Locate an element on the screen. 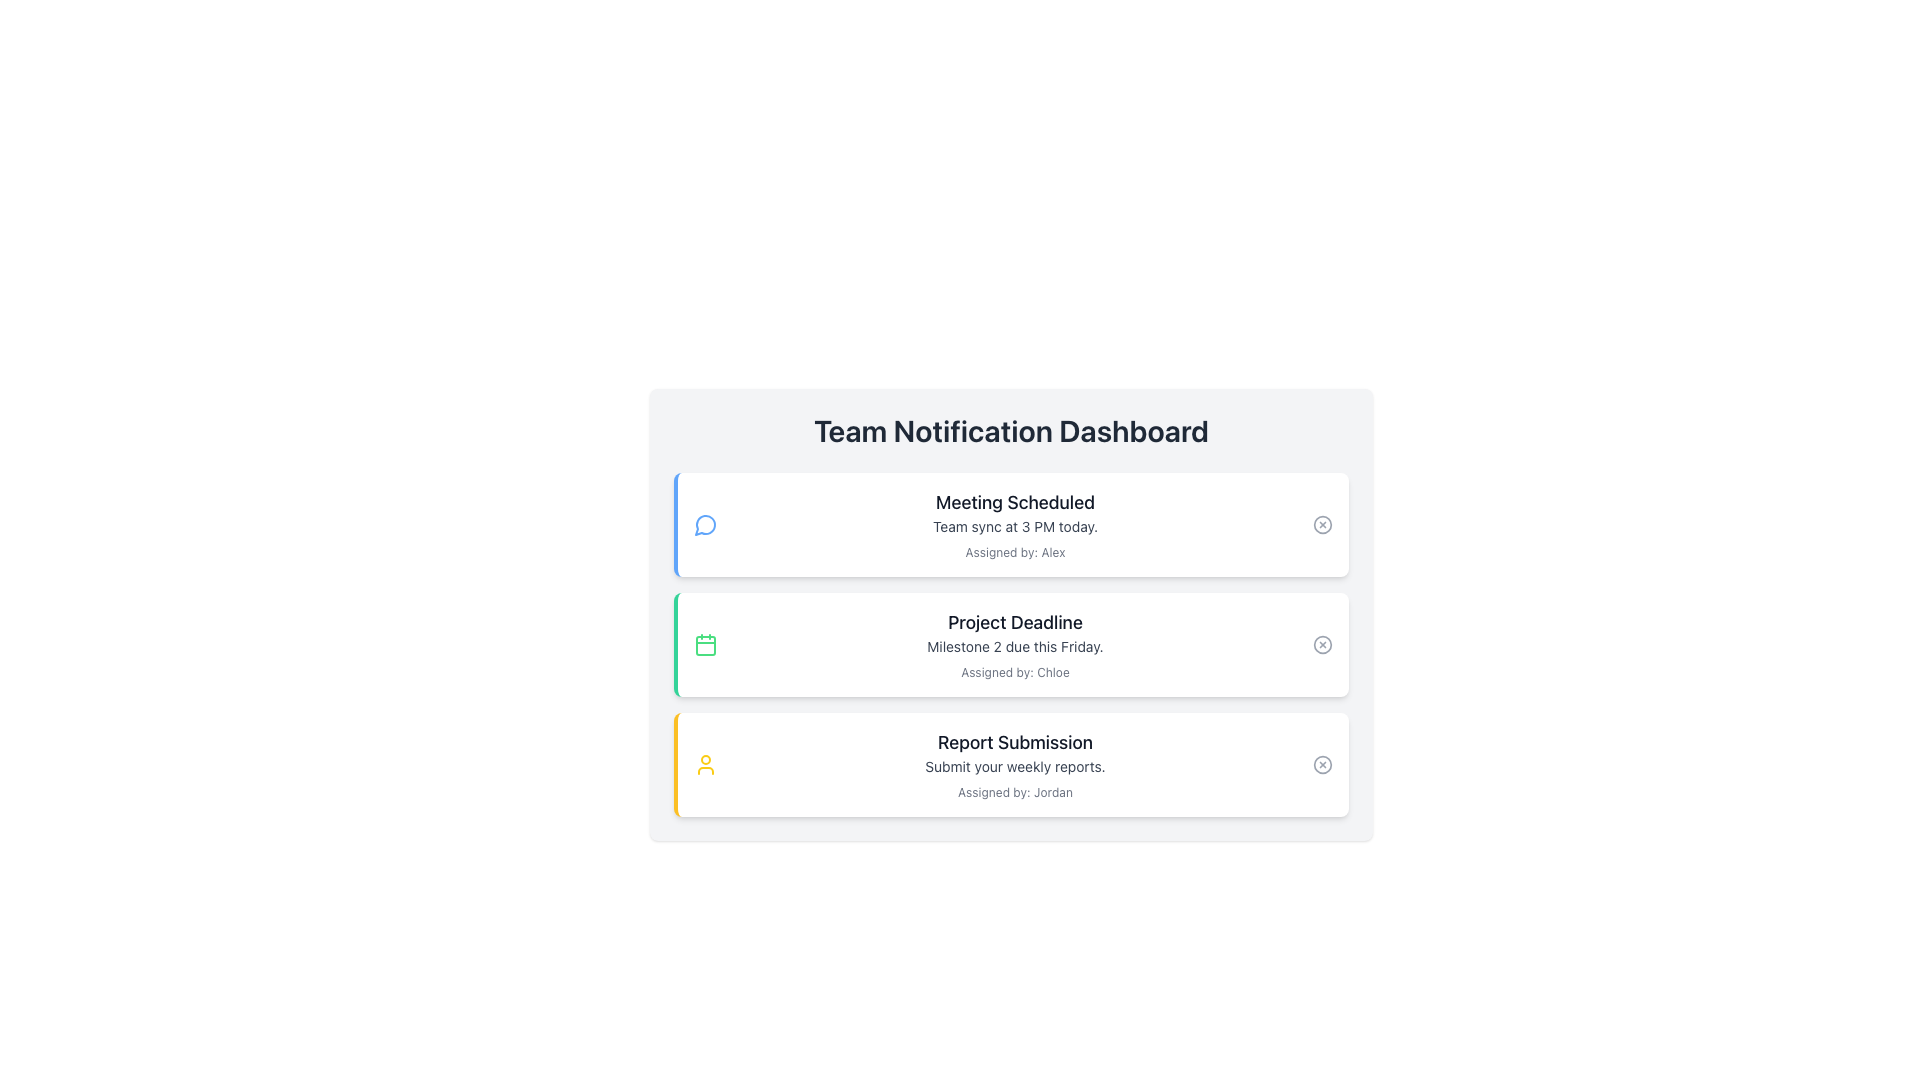 This screenshot has height=1080, width=1920. the text label displaying 'Team sync at 3 PM today.' which is positioned below the title 'Meeting Scheduled' and above 'Assigned by: Alex' is located at coordinates (1015, 526).